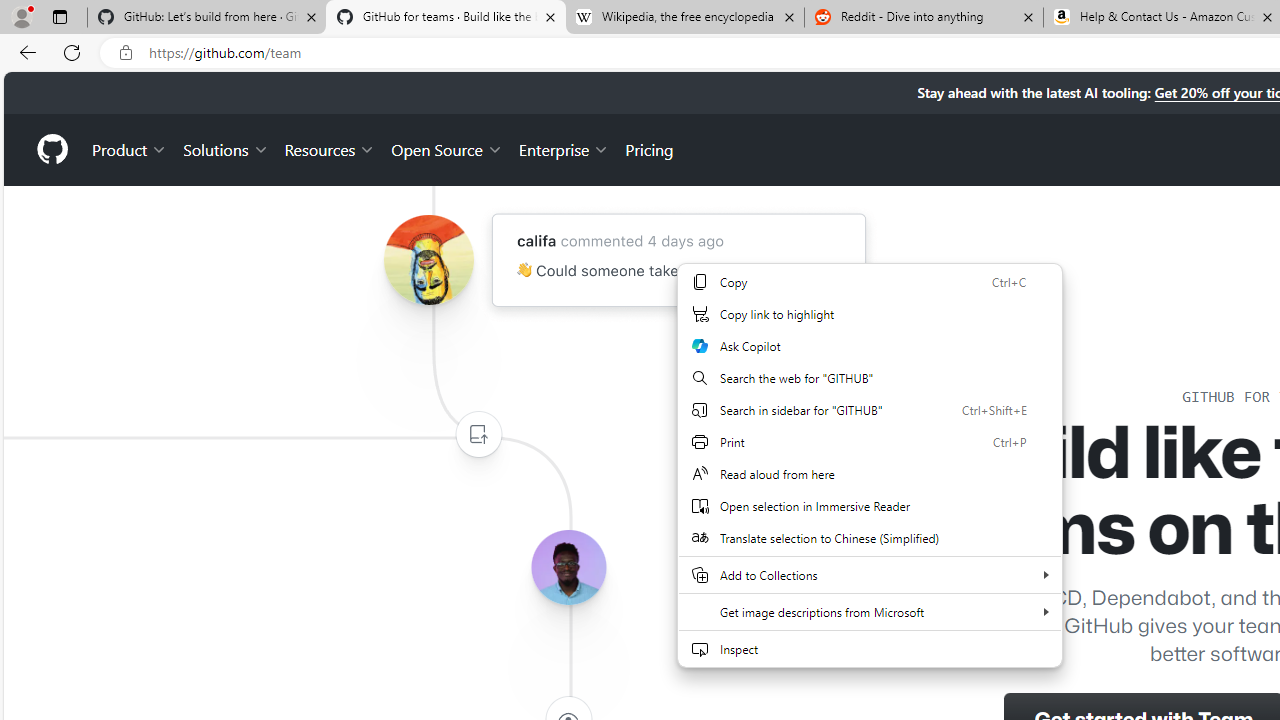 This screenshot has width=1280, height=720. Describe the element at coordinates (869, 477) in the screenshot. I see `'Web context'` at that location.